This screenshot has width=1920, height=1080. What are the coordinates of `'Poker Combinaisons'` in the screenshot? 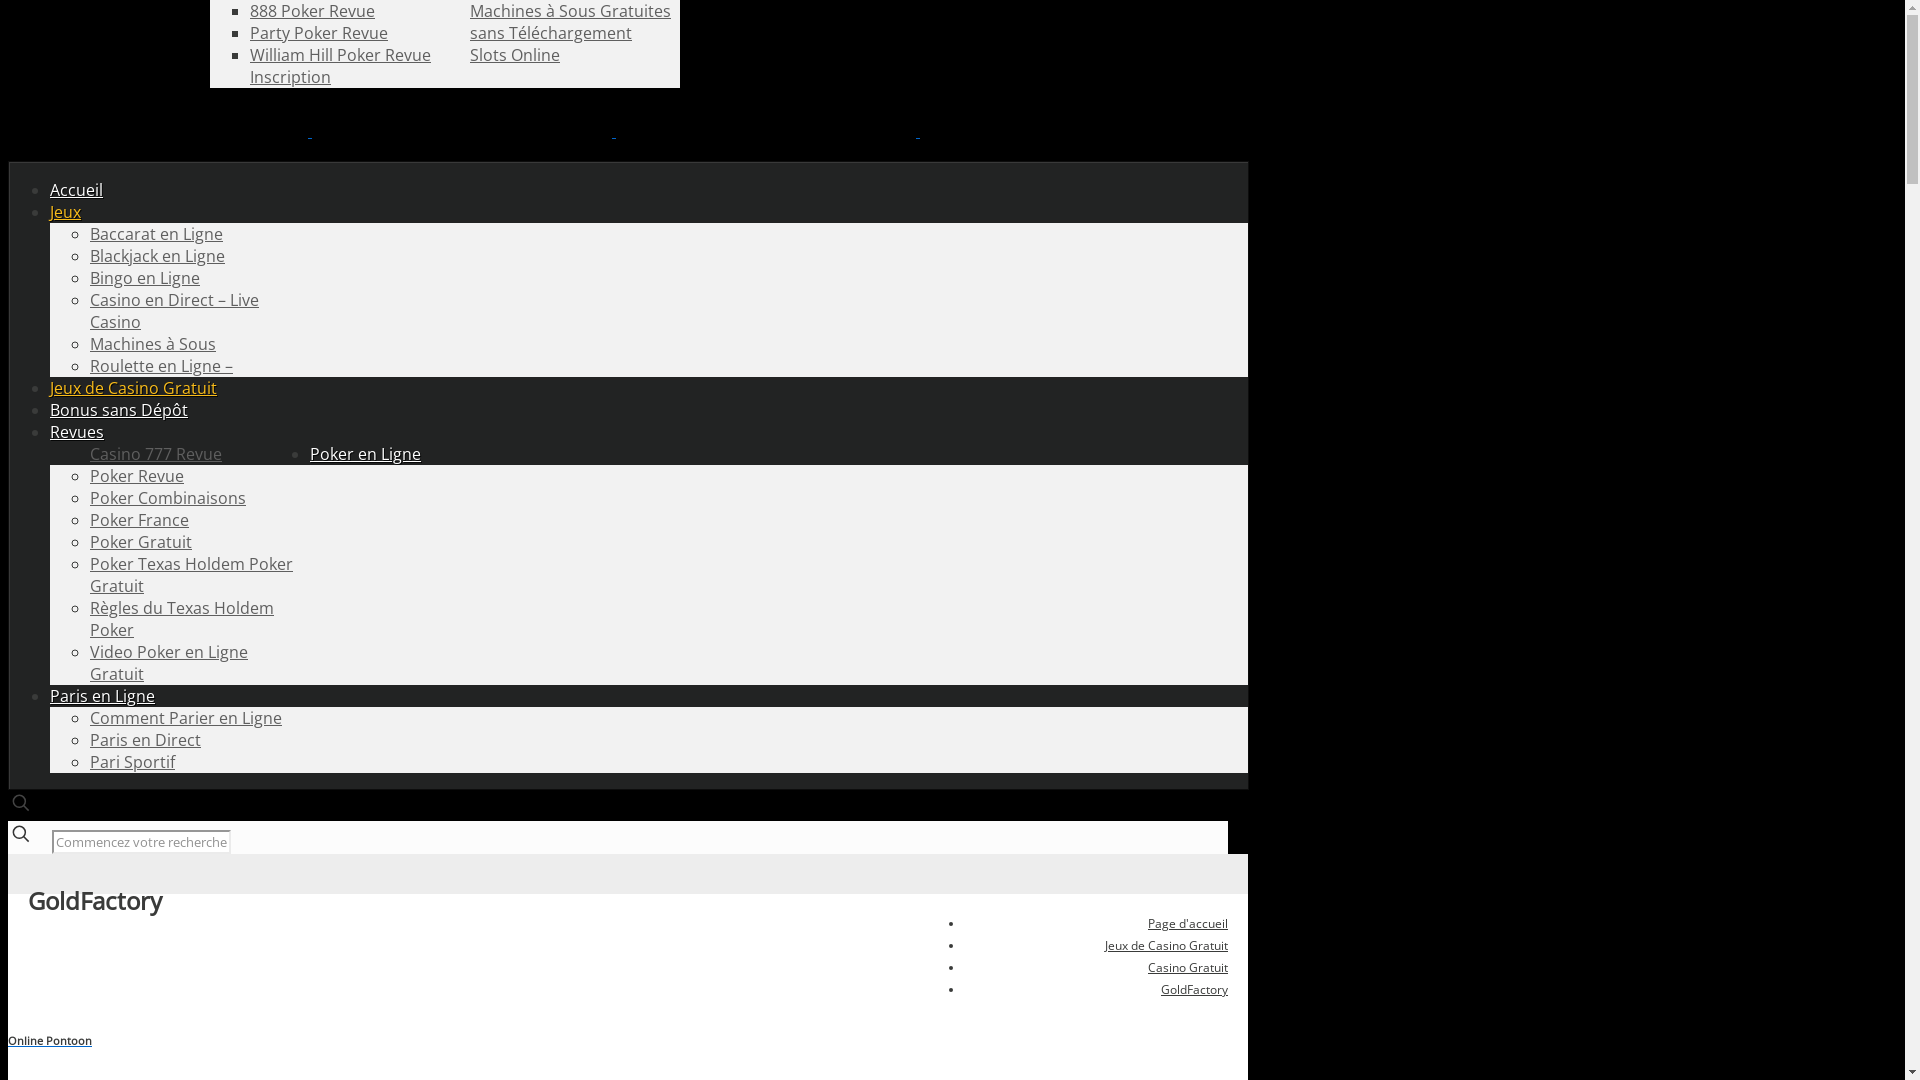 It's located at (89, 496).